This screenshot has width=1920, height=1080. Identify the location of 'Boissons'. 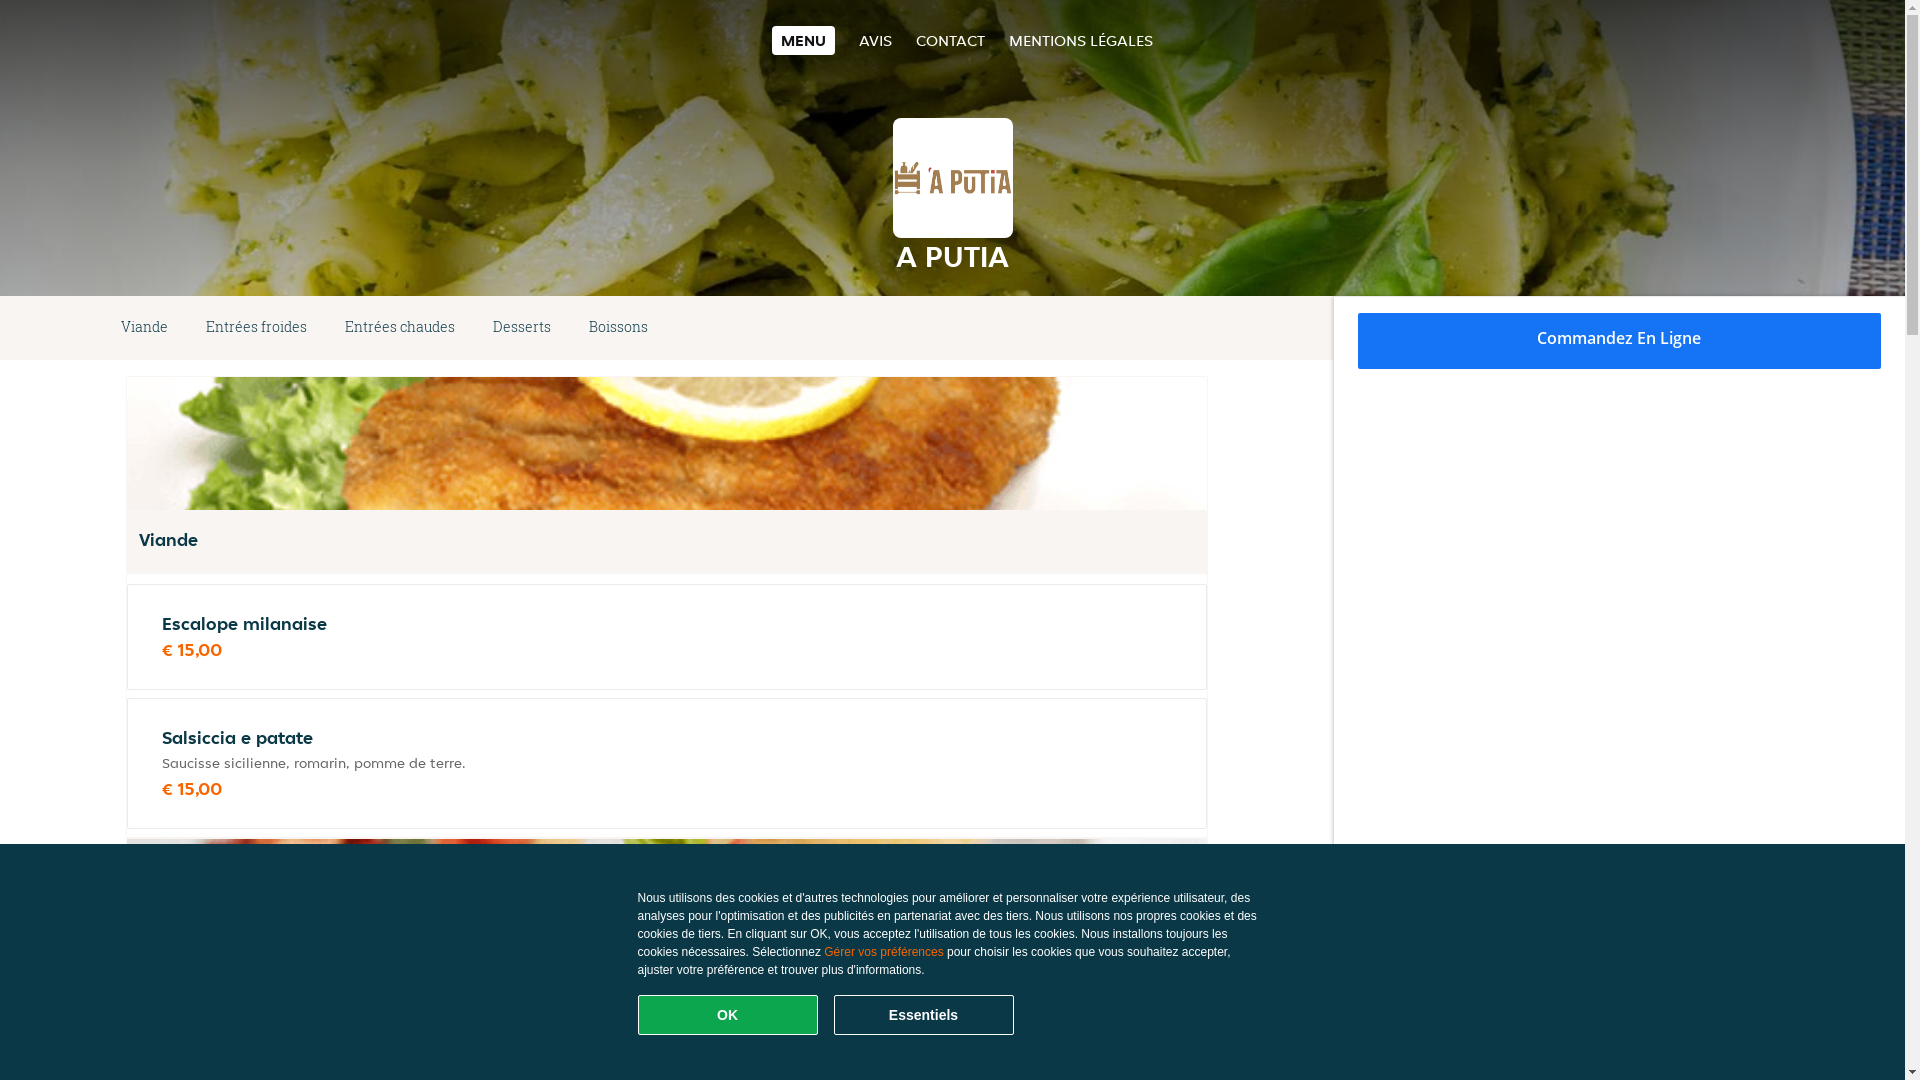
(617, 326).